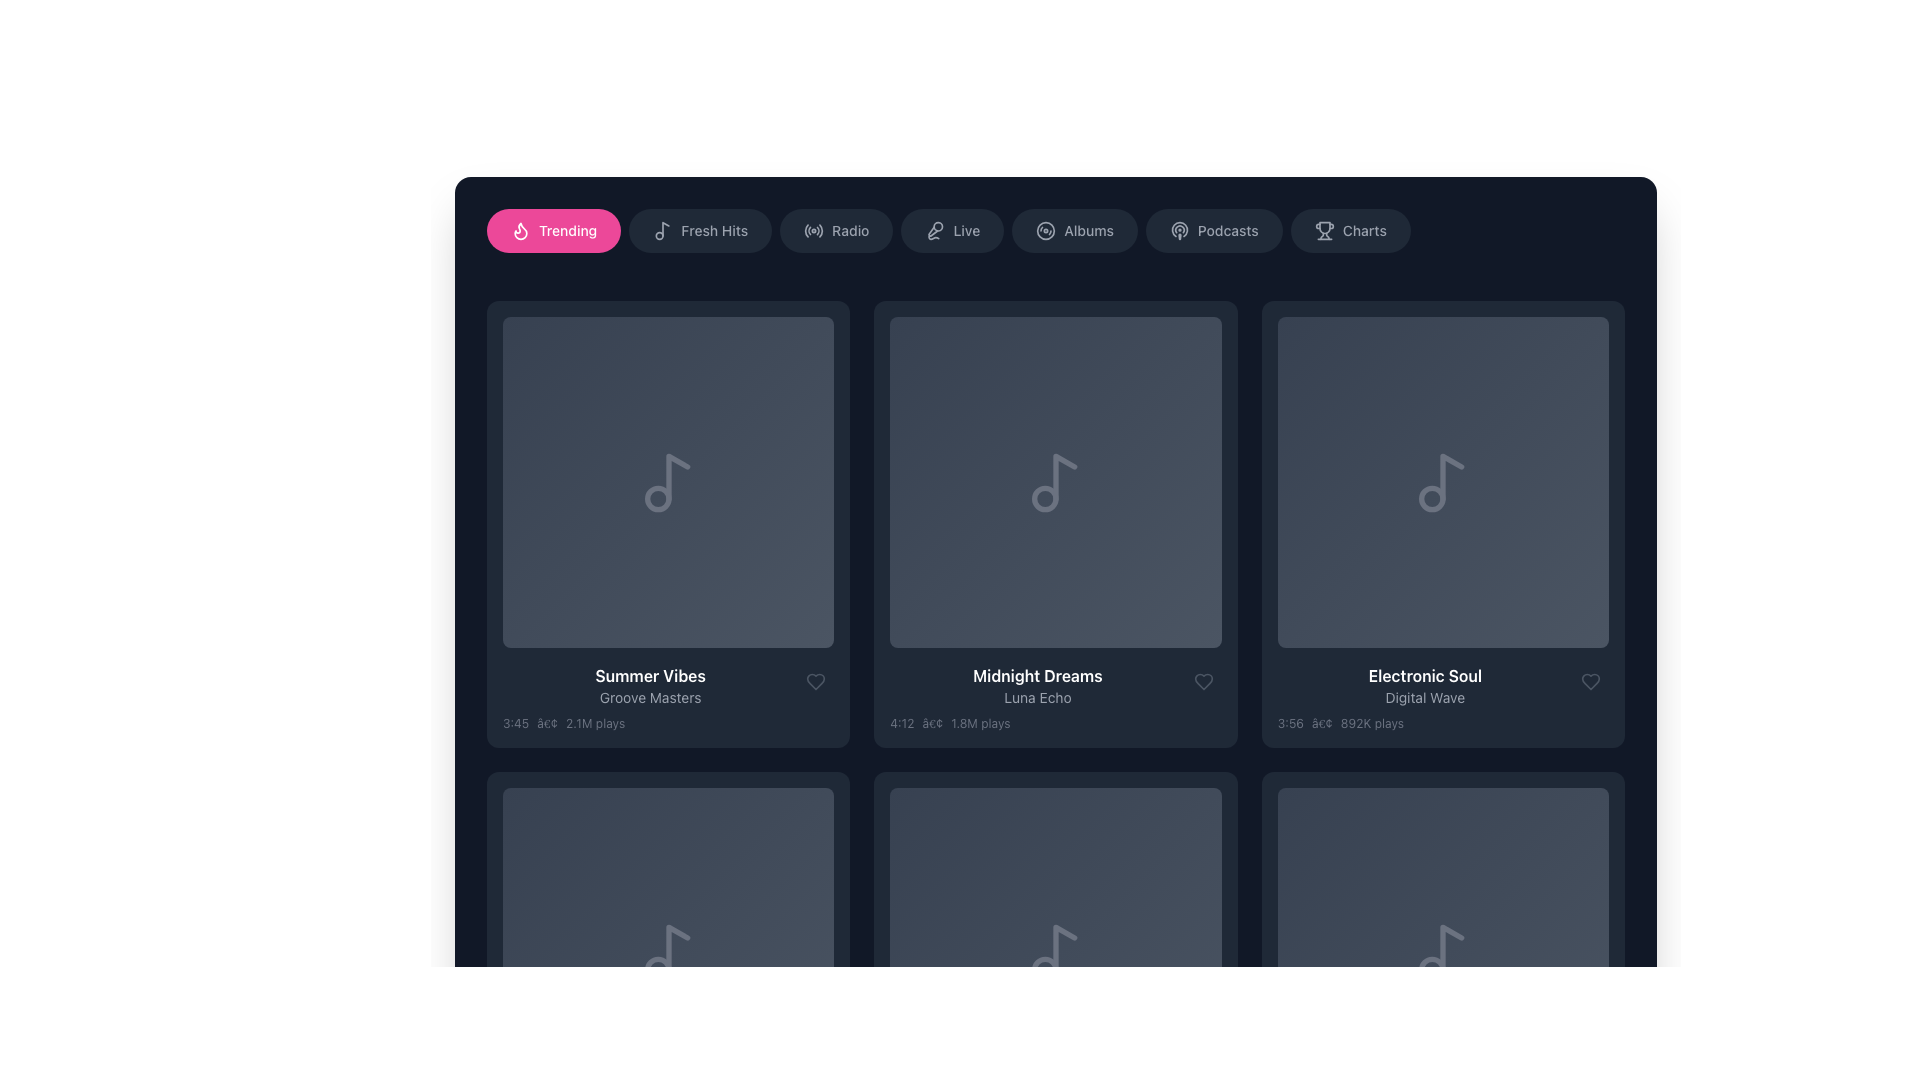 The height and width of the screenshot is (1080, 1920). I want to click on text label displaying '1.8M plays', which is a small, gray font located in the lower-left corner of the media listing tile 'Midnight Dreams', so click(980, 724).